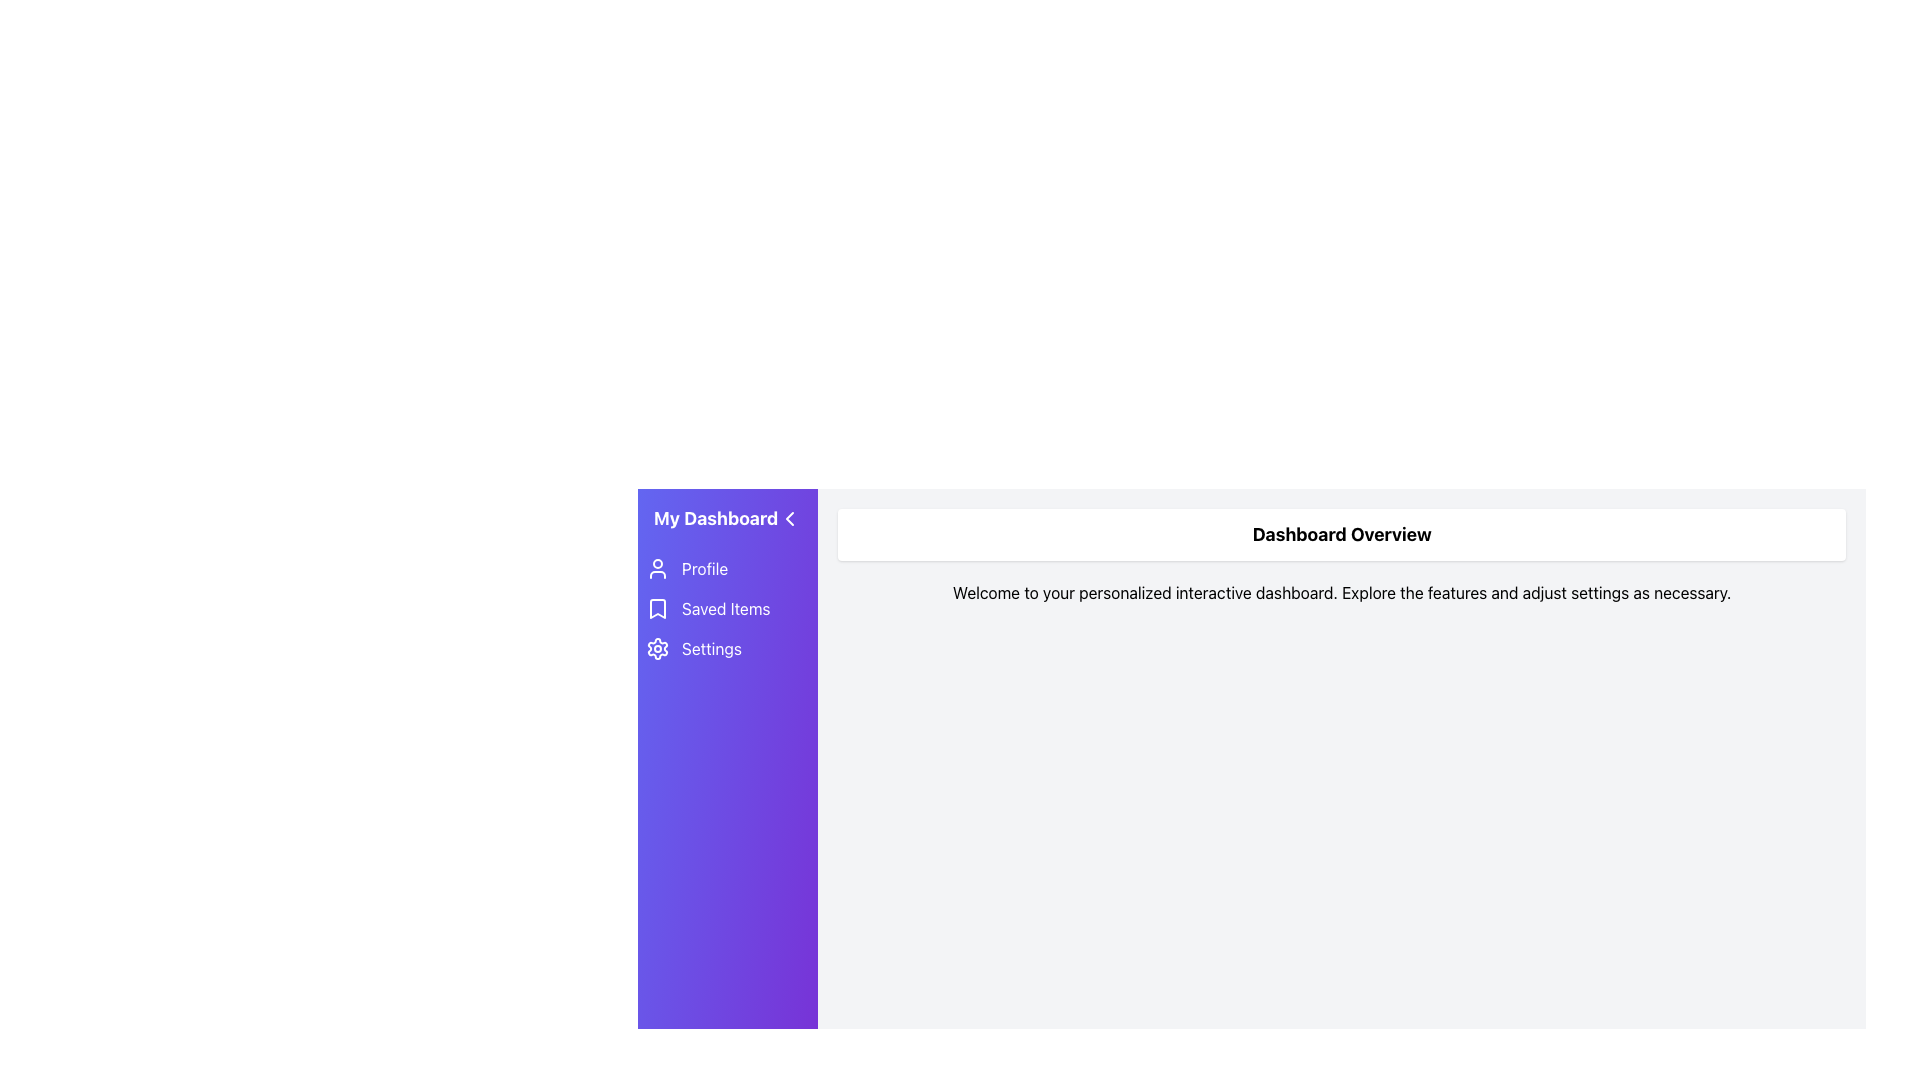 The height and width of the screenshot is (1080, 1920). I want to click on the decorative icon representing the 'Saved Items' feature in the vertical menu, so click(657, 608).